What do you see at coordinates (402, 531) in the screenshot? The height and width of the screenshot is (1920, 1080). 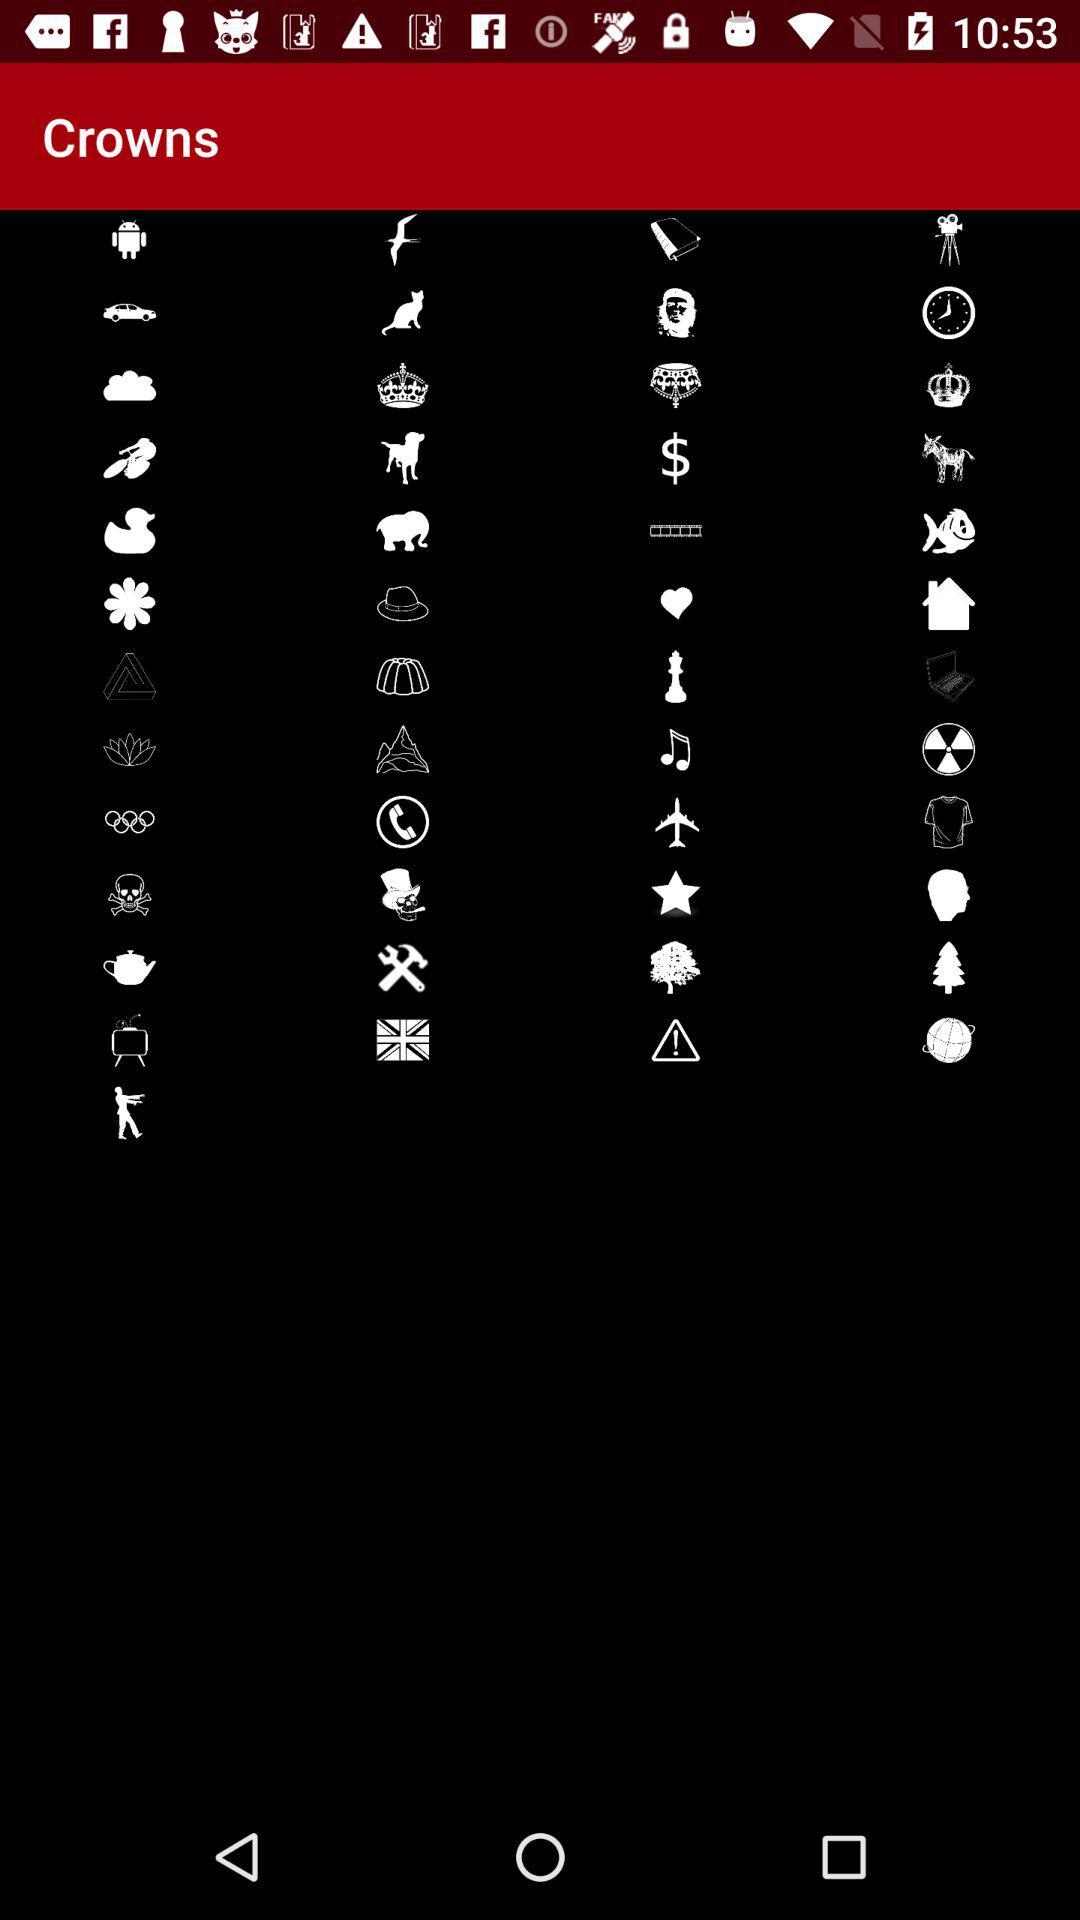 I see `the icon which is at fifth row second column` at bounding box center [402, 531].